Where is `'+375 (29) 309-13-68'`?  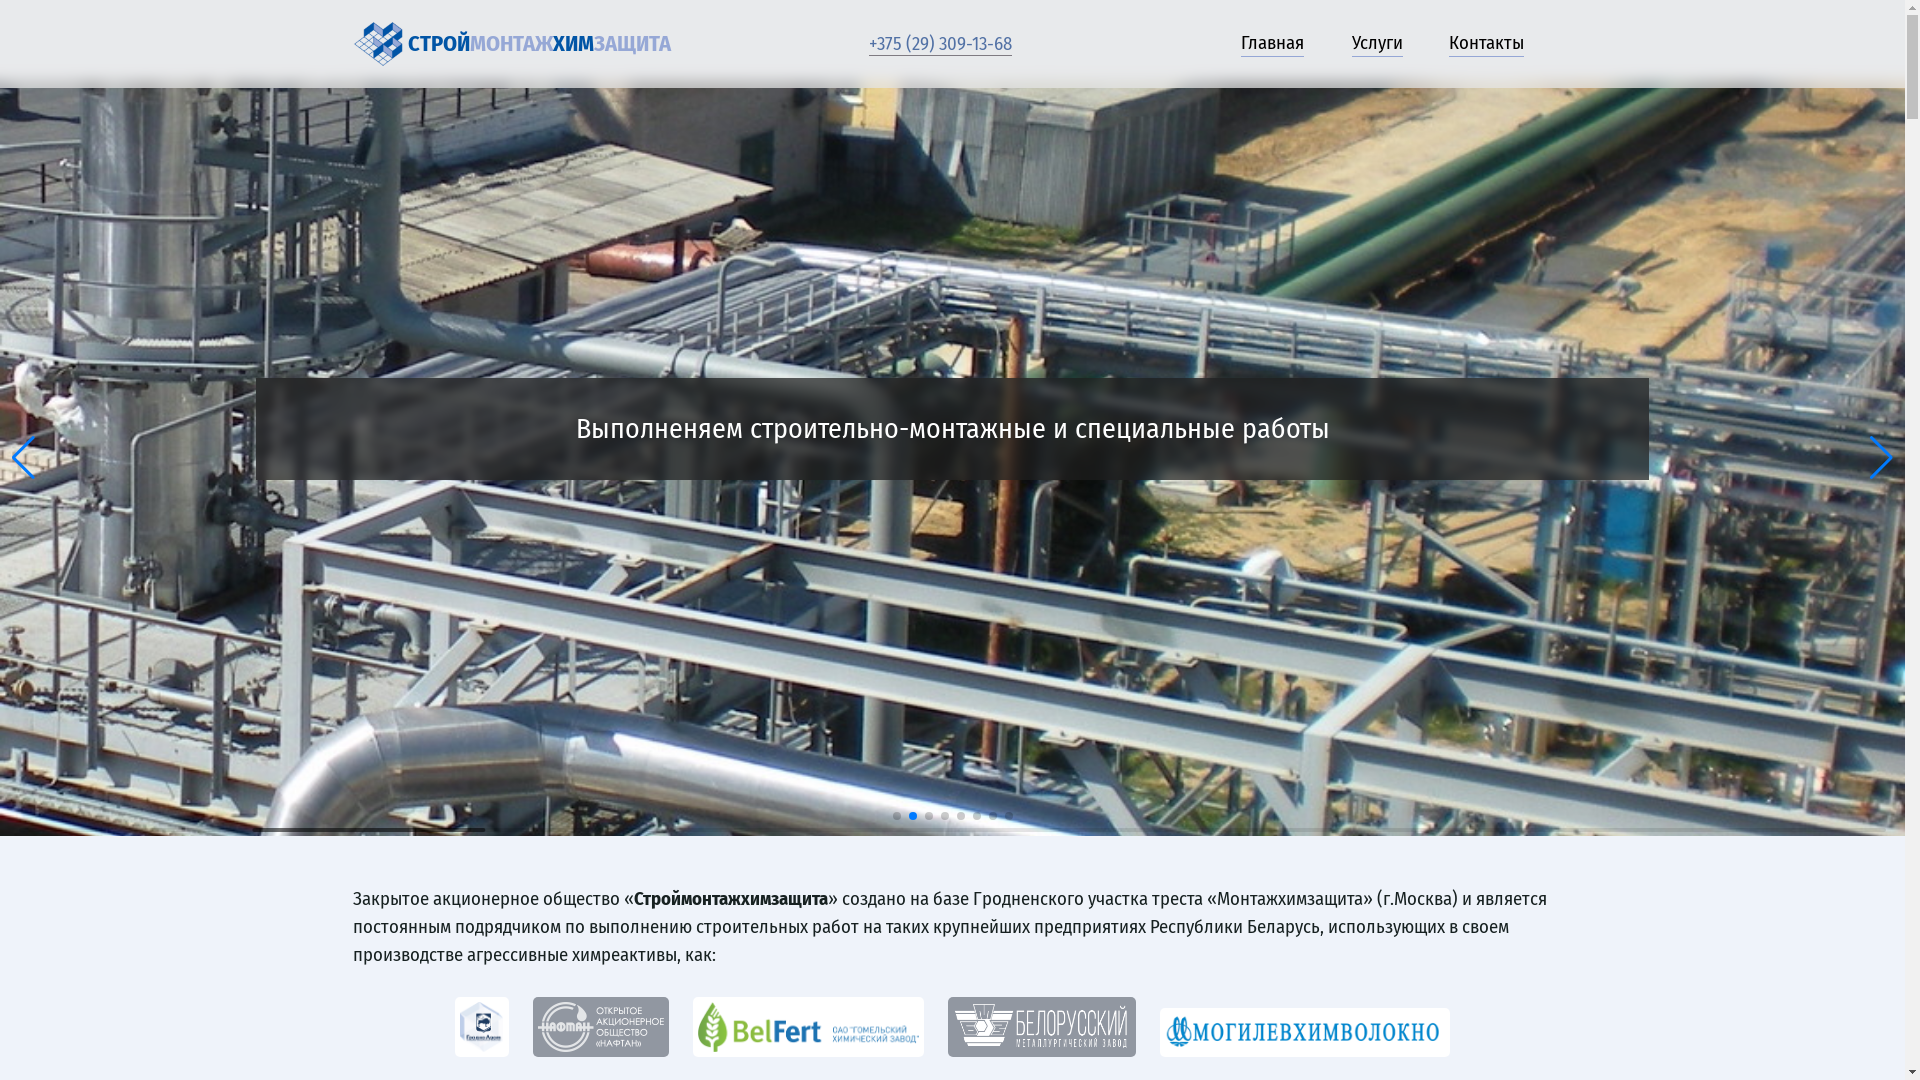
'+375 (29) 309-13-68' is located at coordinates (939, 44).